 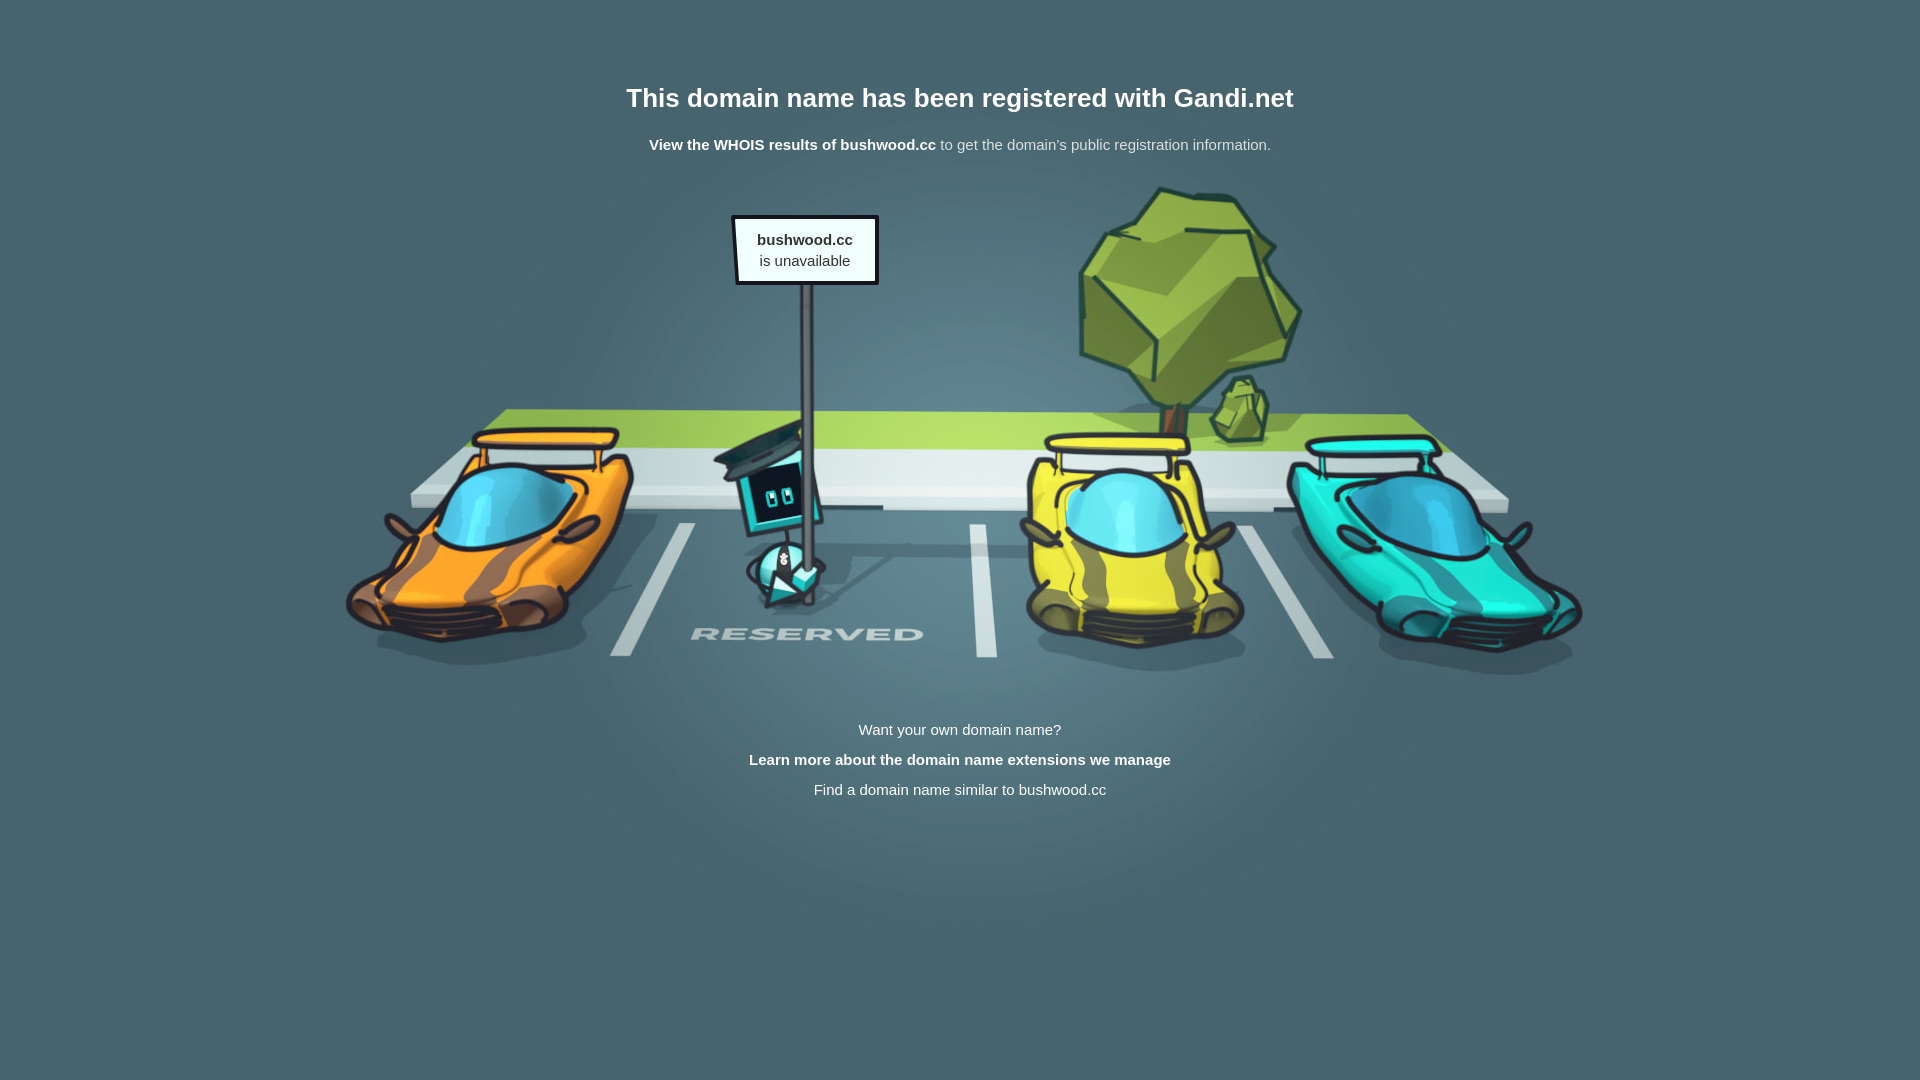 What do you see at coordinates (960, 759) in the screenshot?
I see `'Learn more about the domain name extensions we manage'` at bounding box center [960, 759].